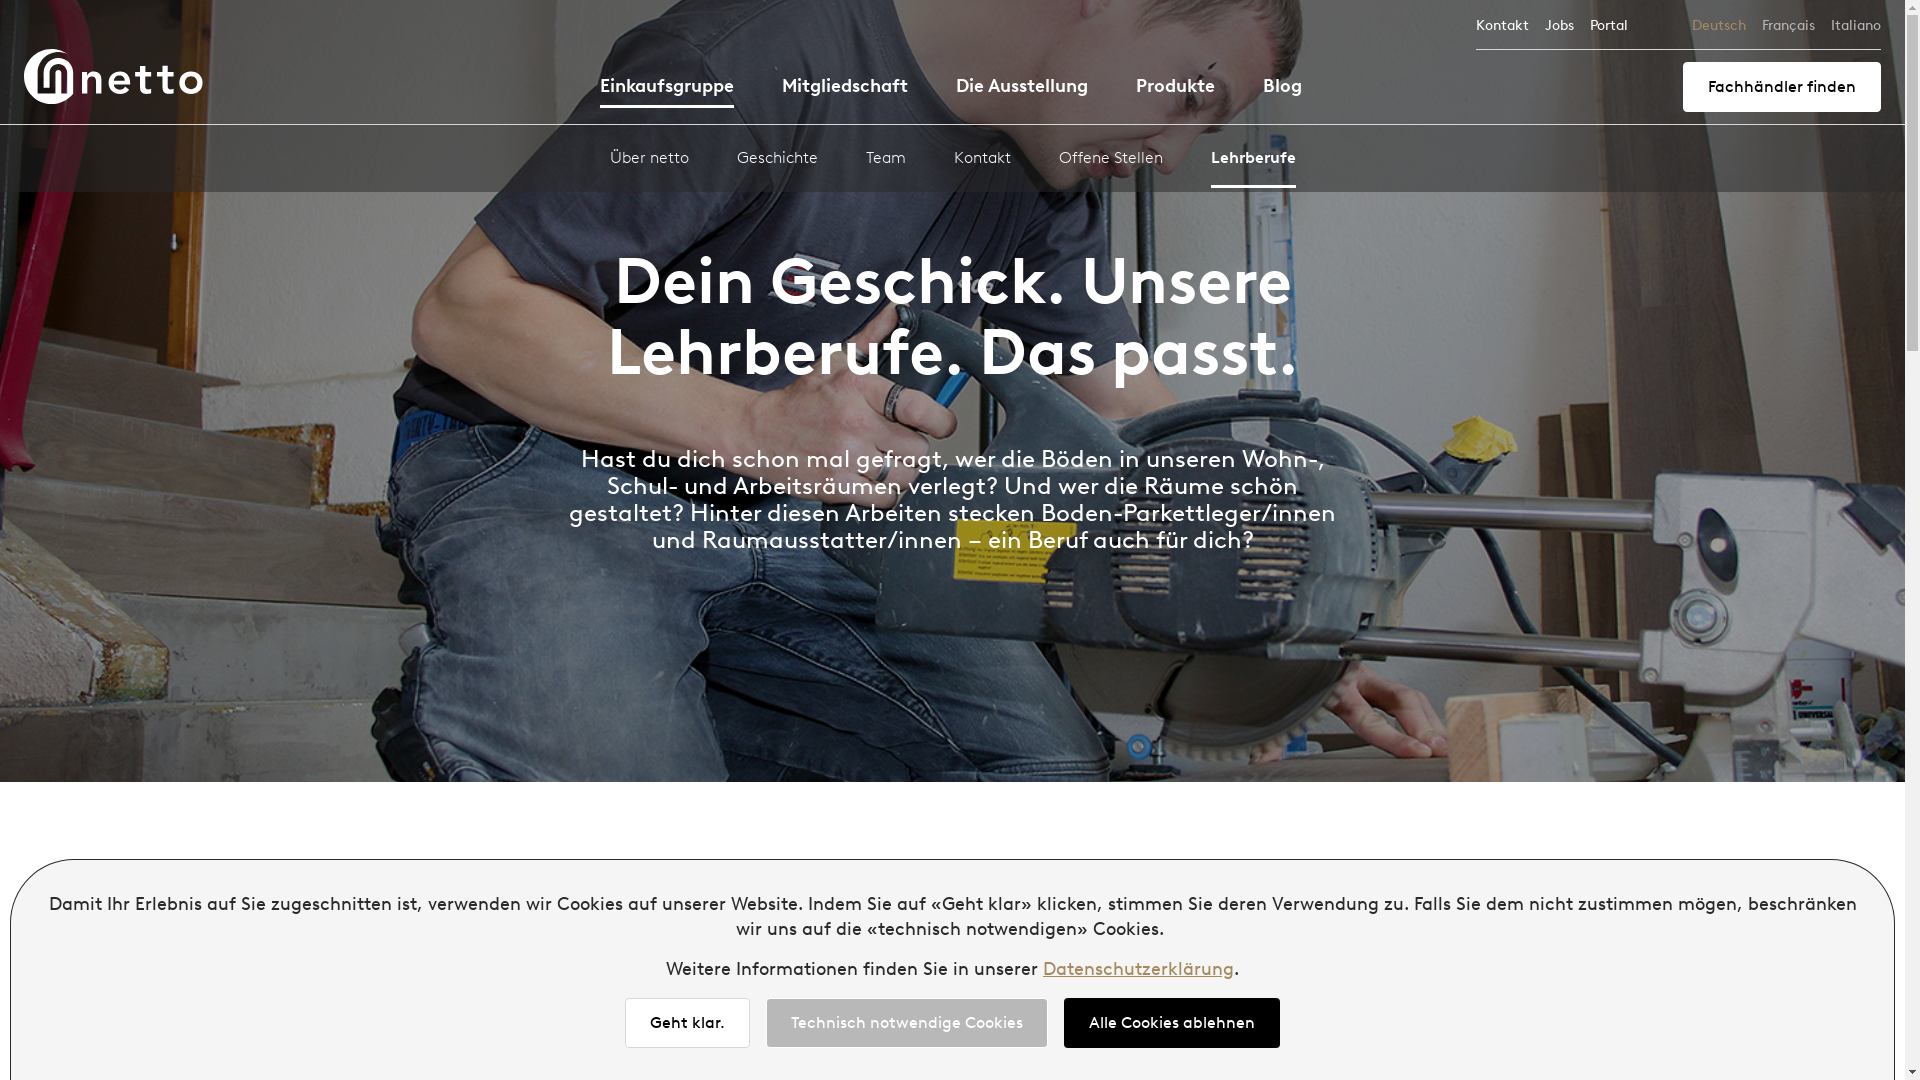 Image resolution: width=1920 pixels, height=1080 pixels. Describe the element at coordinates (775, 164) in the screenshot. I see `'Geschichte'` at that location.